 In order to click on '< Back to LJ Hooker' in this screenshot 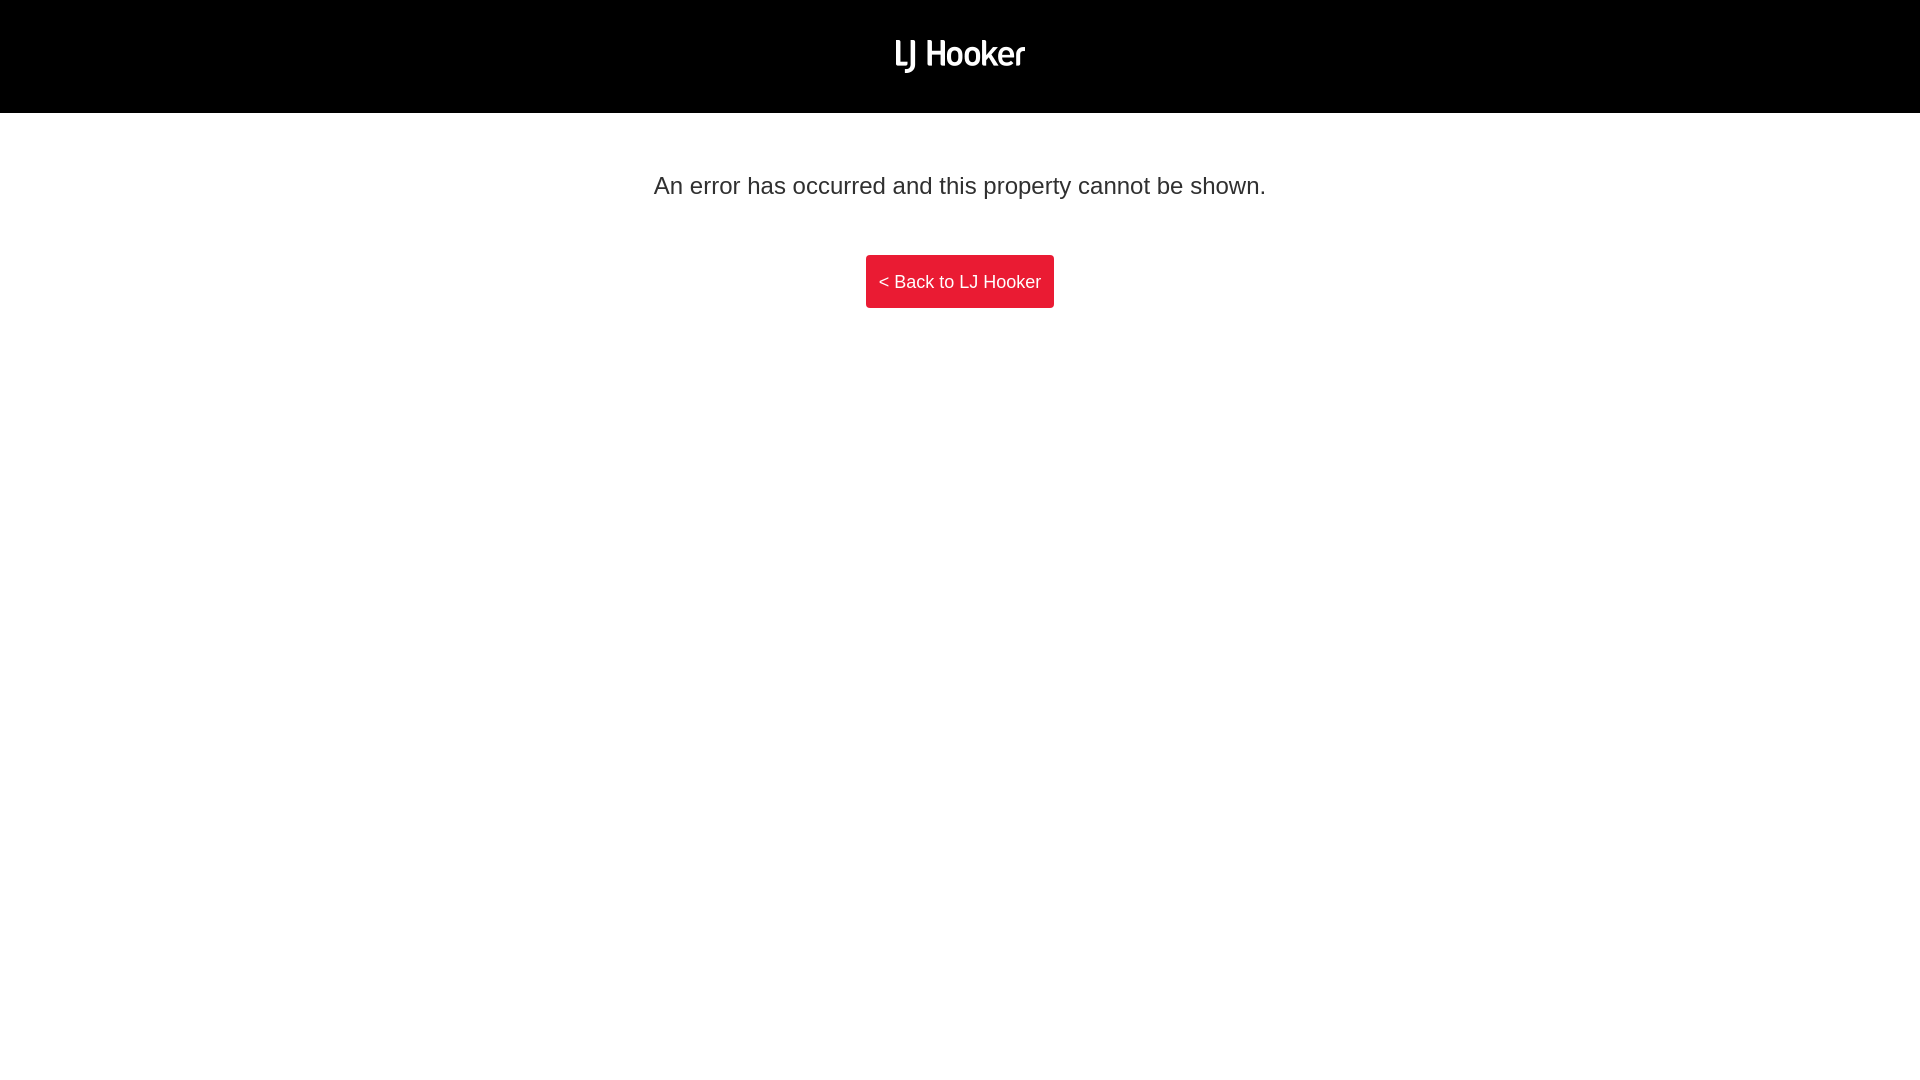, I will do `click(960, 281)`.